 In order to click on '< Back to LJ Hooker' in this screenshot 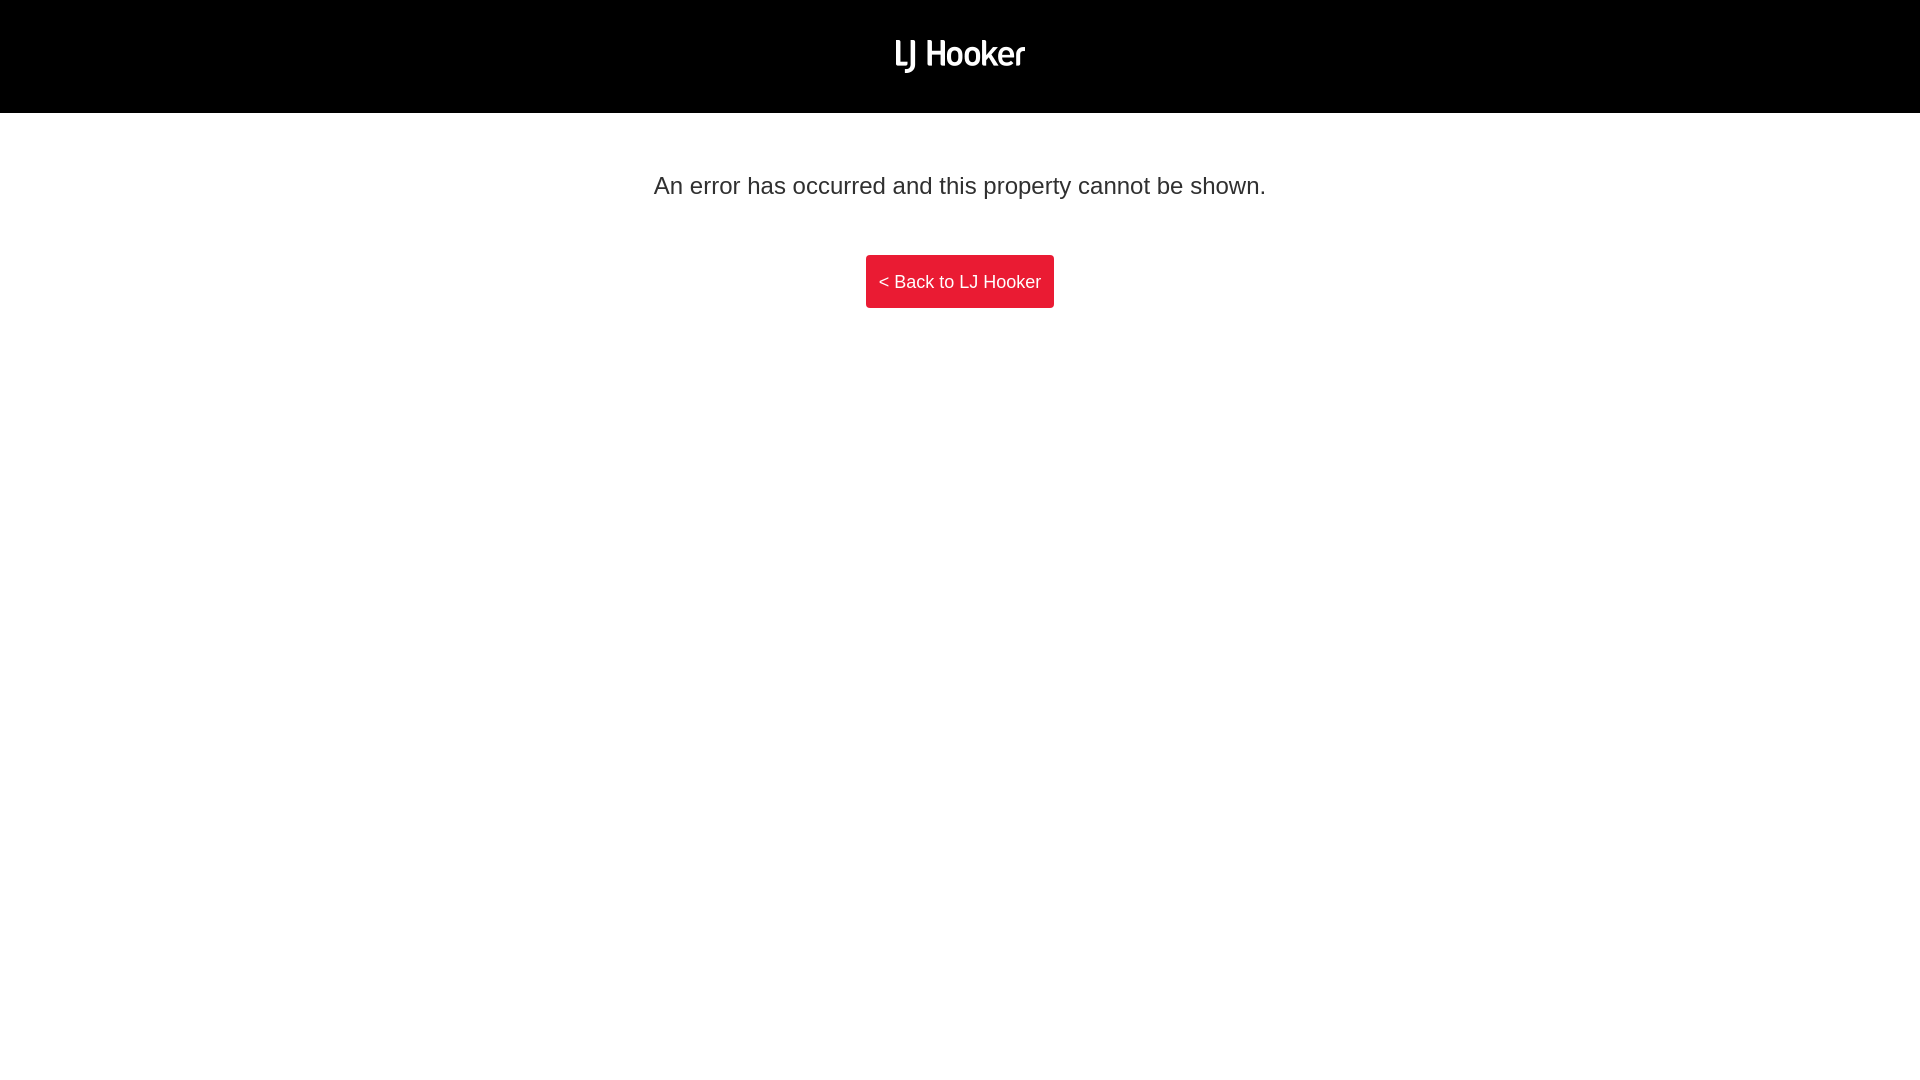, I will do `click(960, 281)`.